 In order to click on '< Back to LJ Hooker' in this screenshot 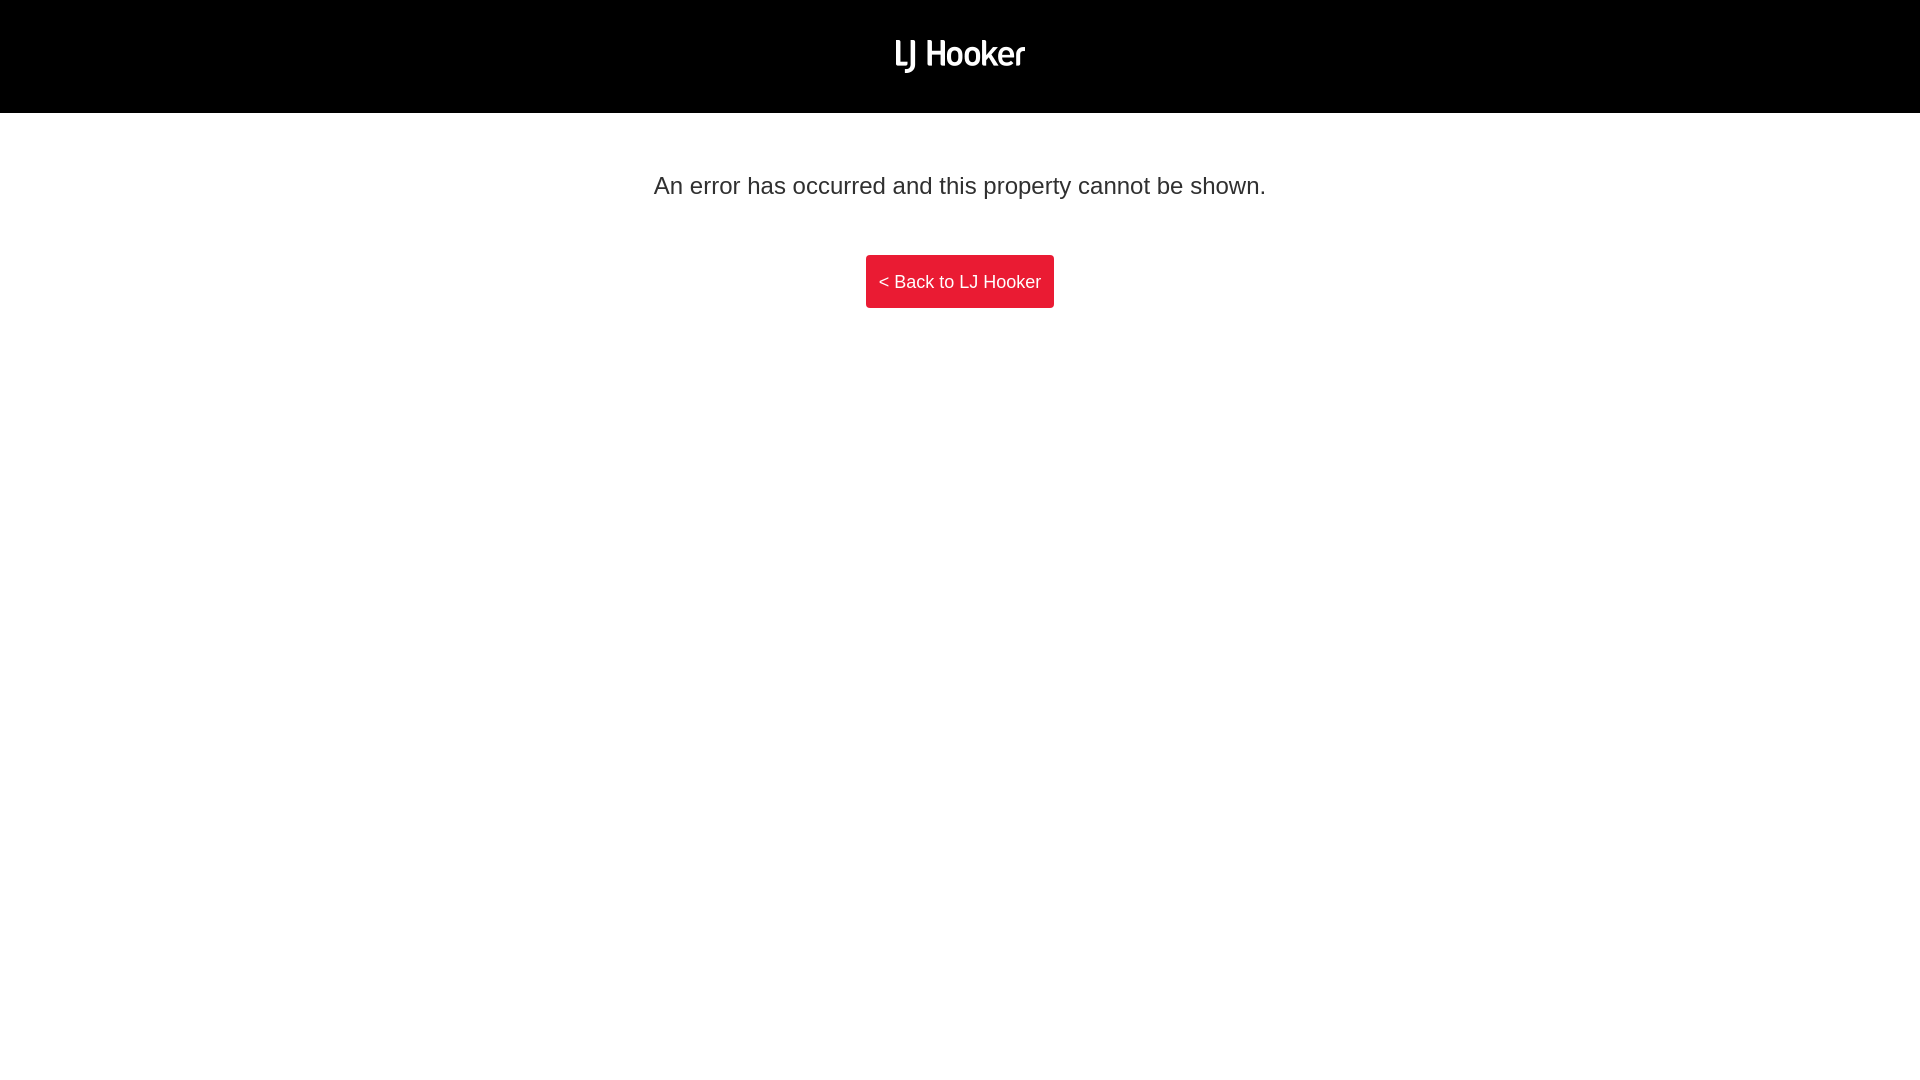, I will do `click(960, 281)`.